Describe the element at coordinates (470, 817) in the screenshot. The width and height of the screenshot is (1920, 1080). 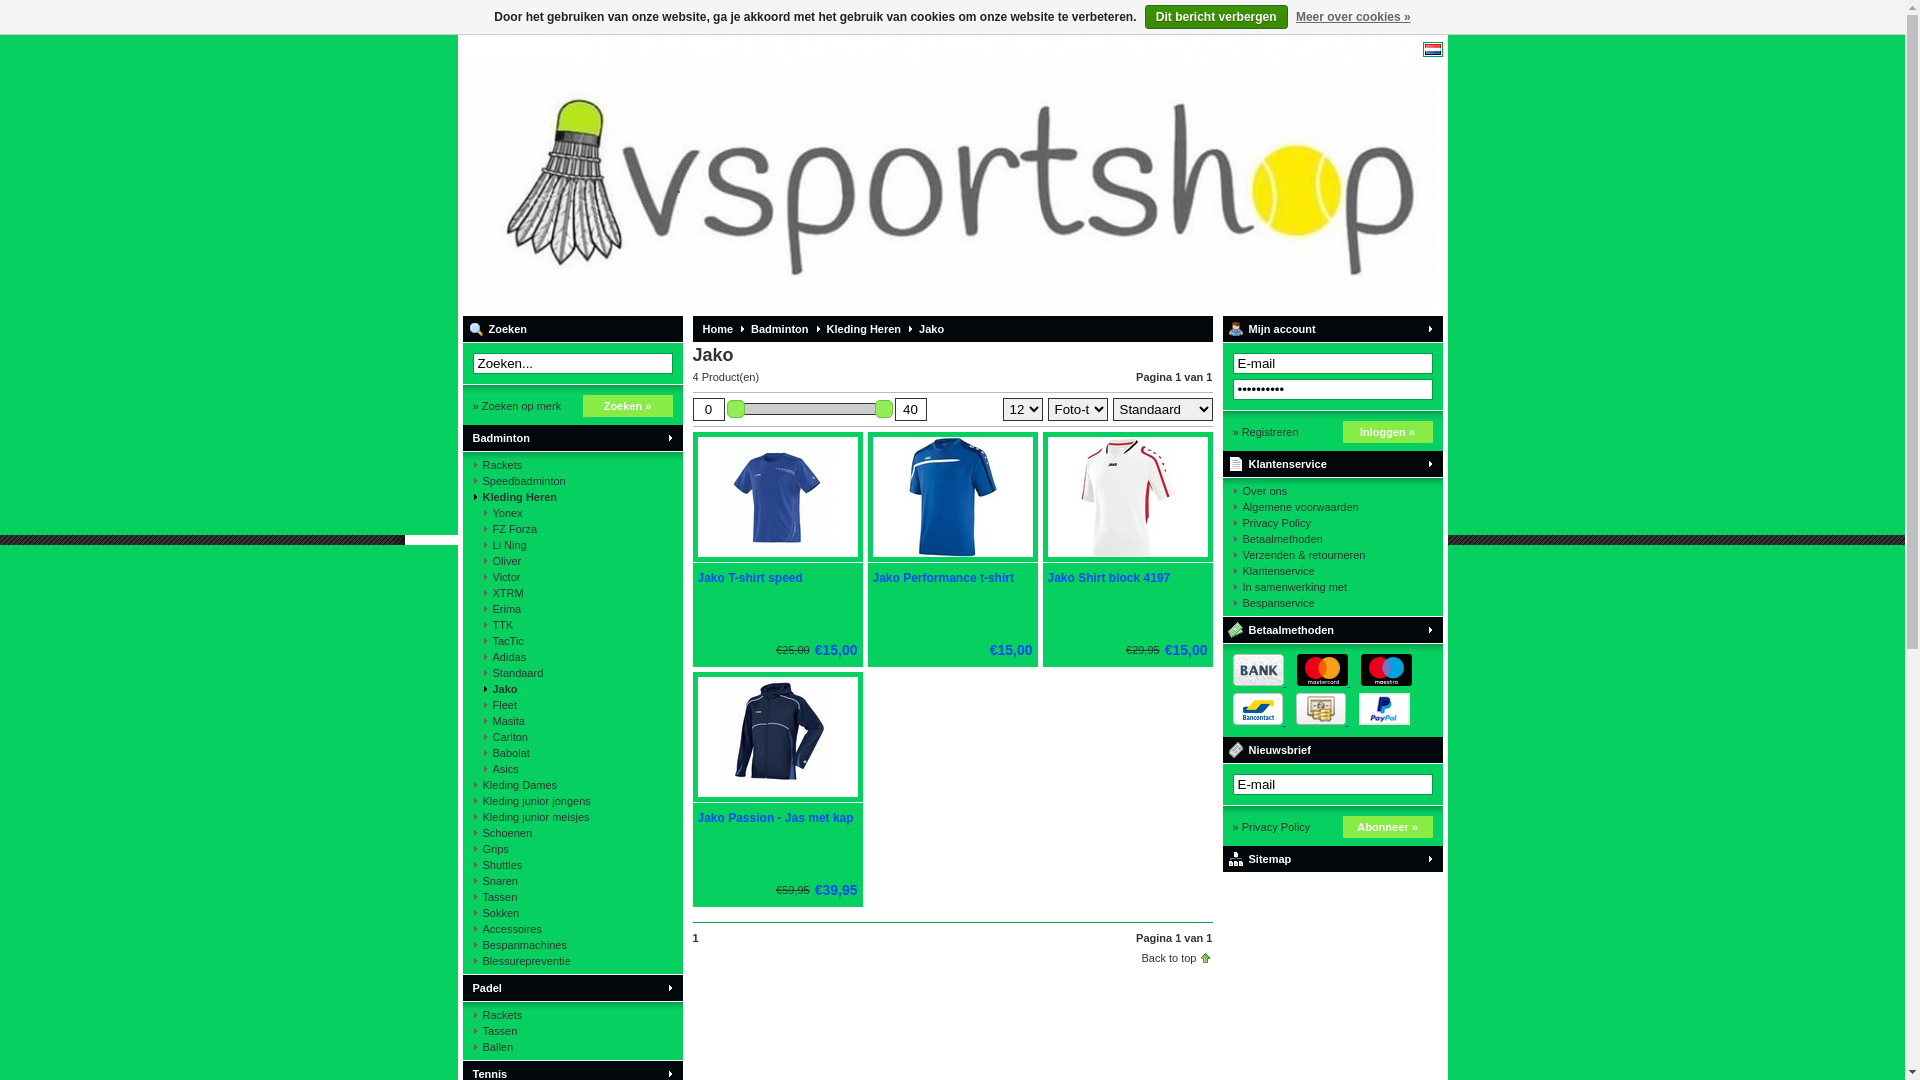
I see `'Kleding junior meisjes'` at that location.